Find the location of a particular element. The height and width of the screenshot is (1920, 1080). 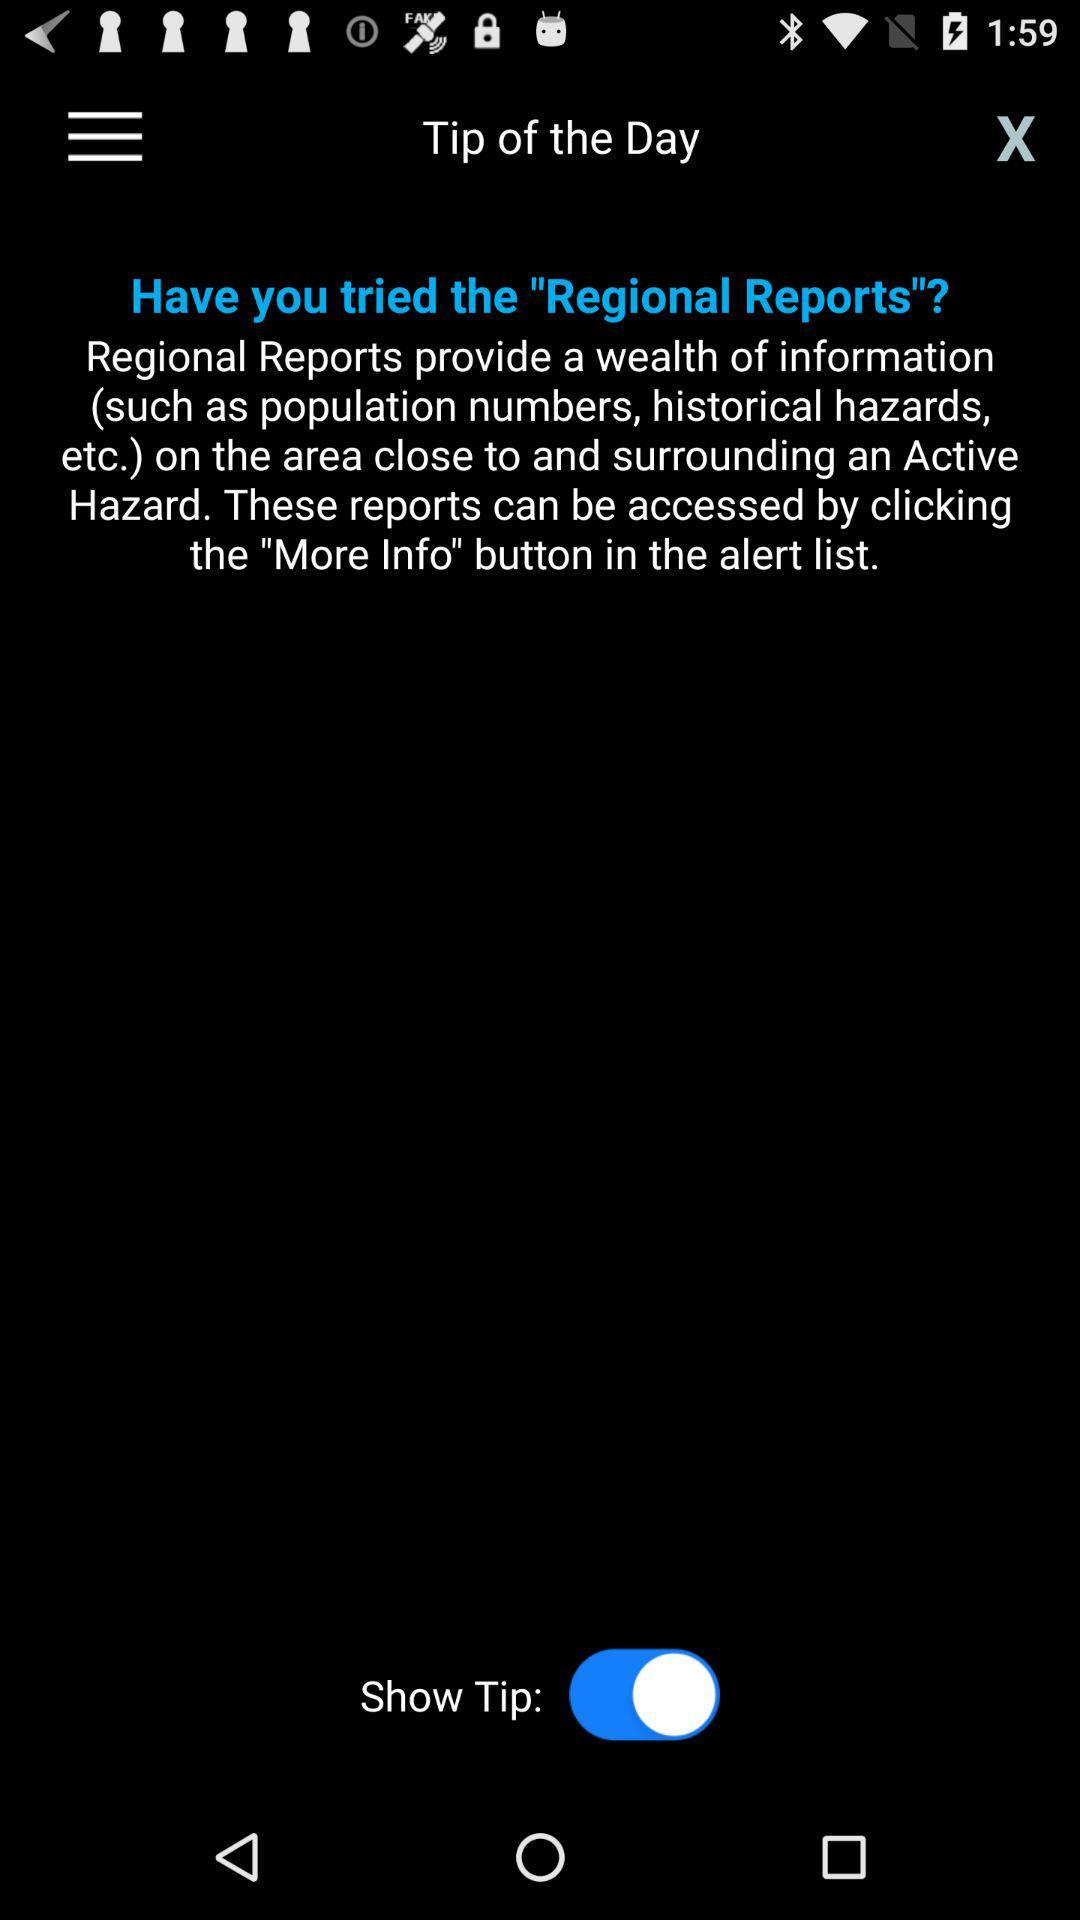

go back is located at coordinates (105, 135).